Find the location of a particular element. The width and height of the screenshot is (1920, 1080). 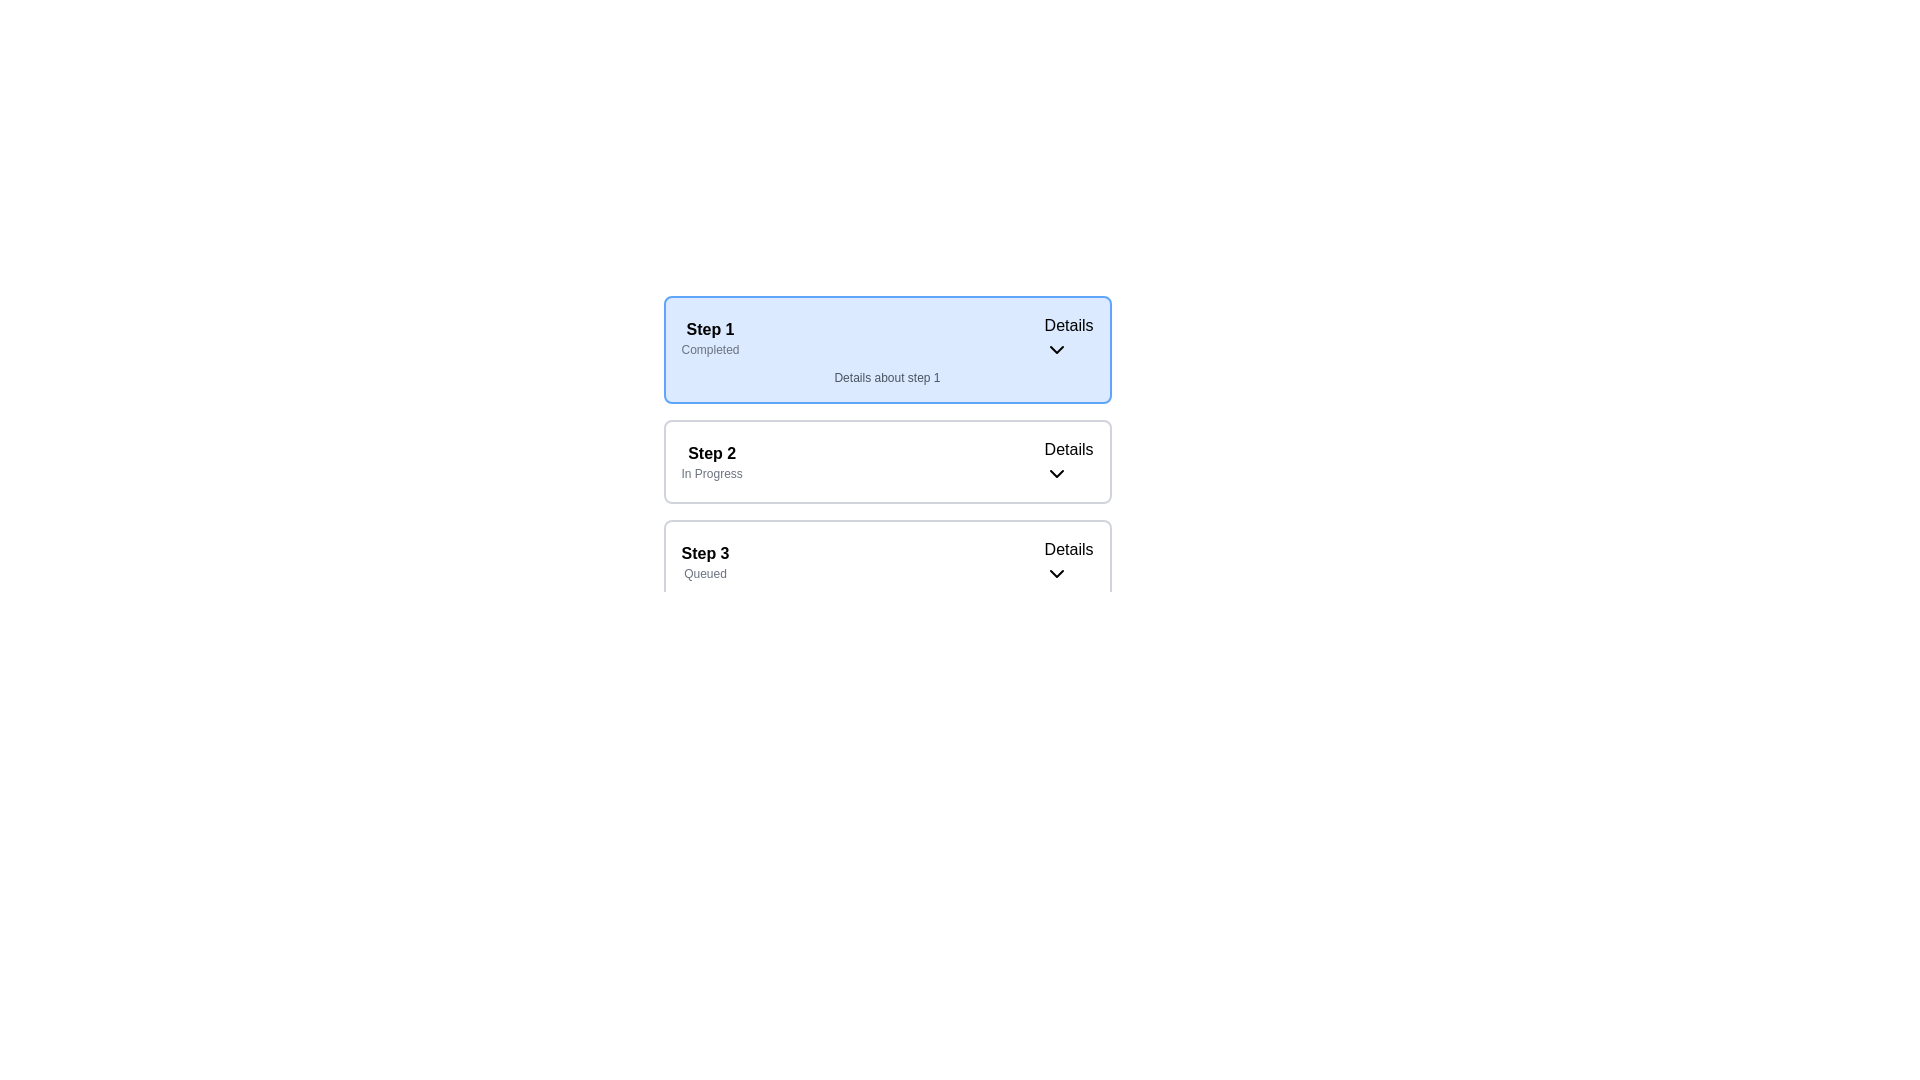

the toggle/dropdown indicator located in the top-right corner of the 'Step 1' section, following the text 'Step 1 Completed' is located at coordinates (1068, 337).